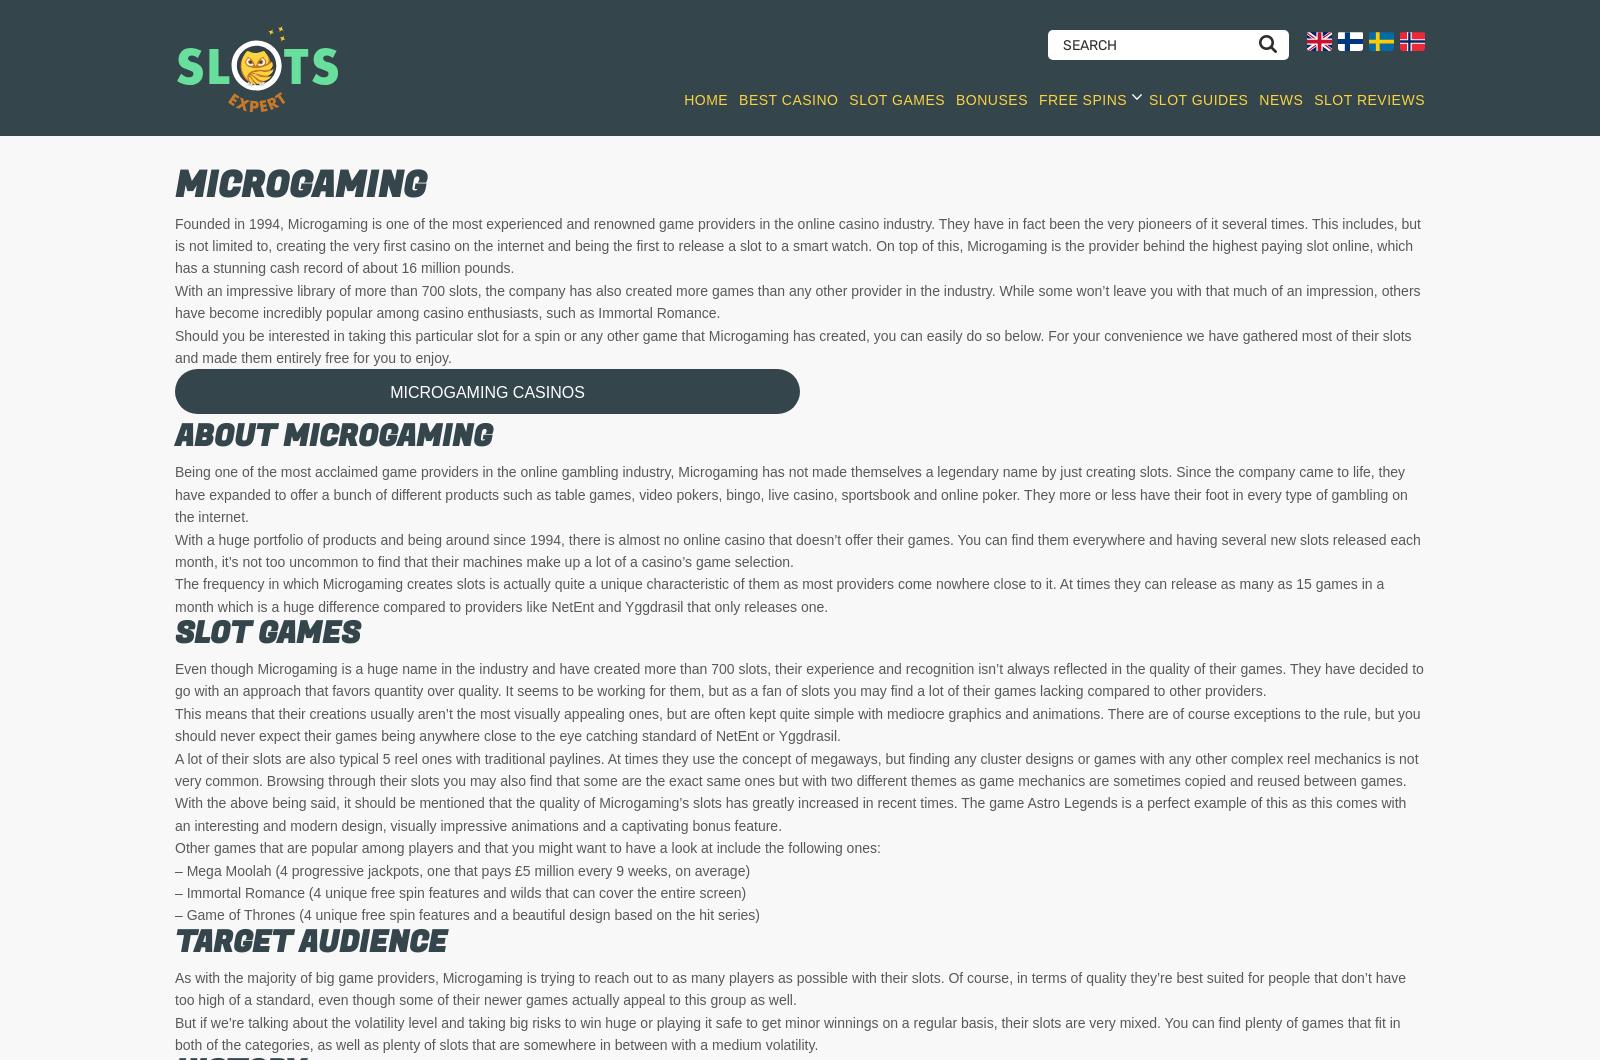 The width and height of the screenshot is (1600, 1060). What do you see at coordinates (1319, 473) in the screenshot?
I see `'Enchanted woods'` at bounding box center [1319, 473].